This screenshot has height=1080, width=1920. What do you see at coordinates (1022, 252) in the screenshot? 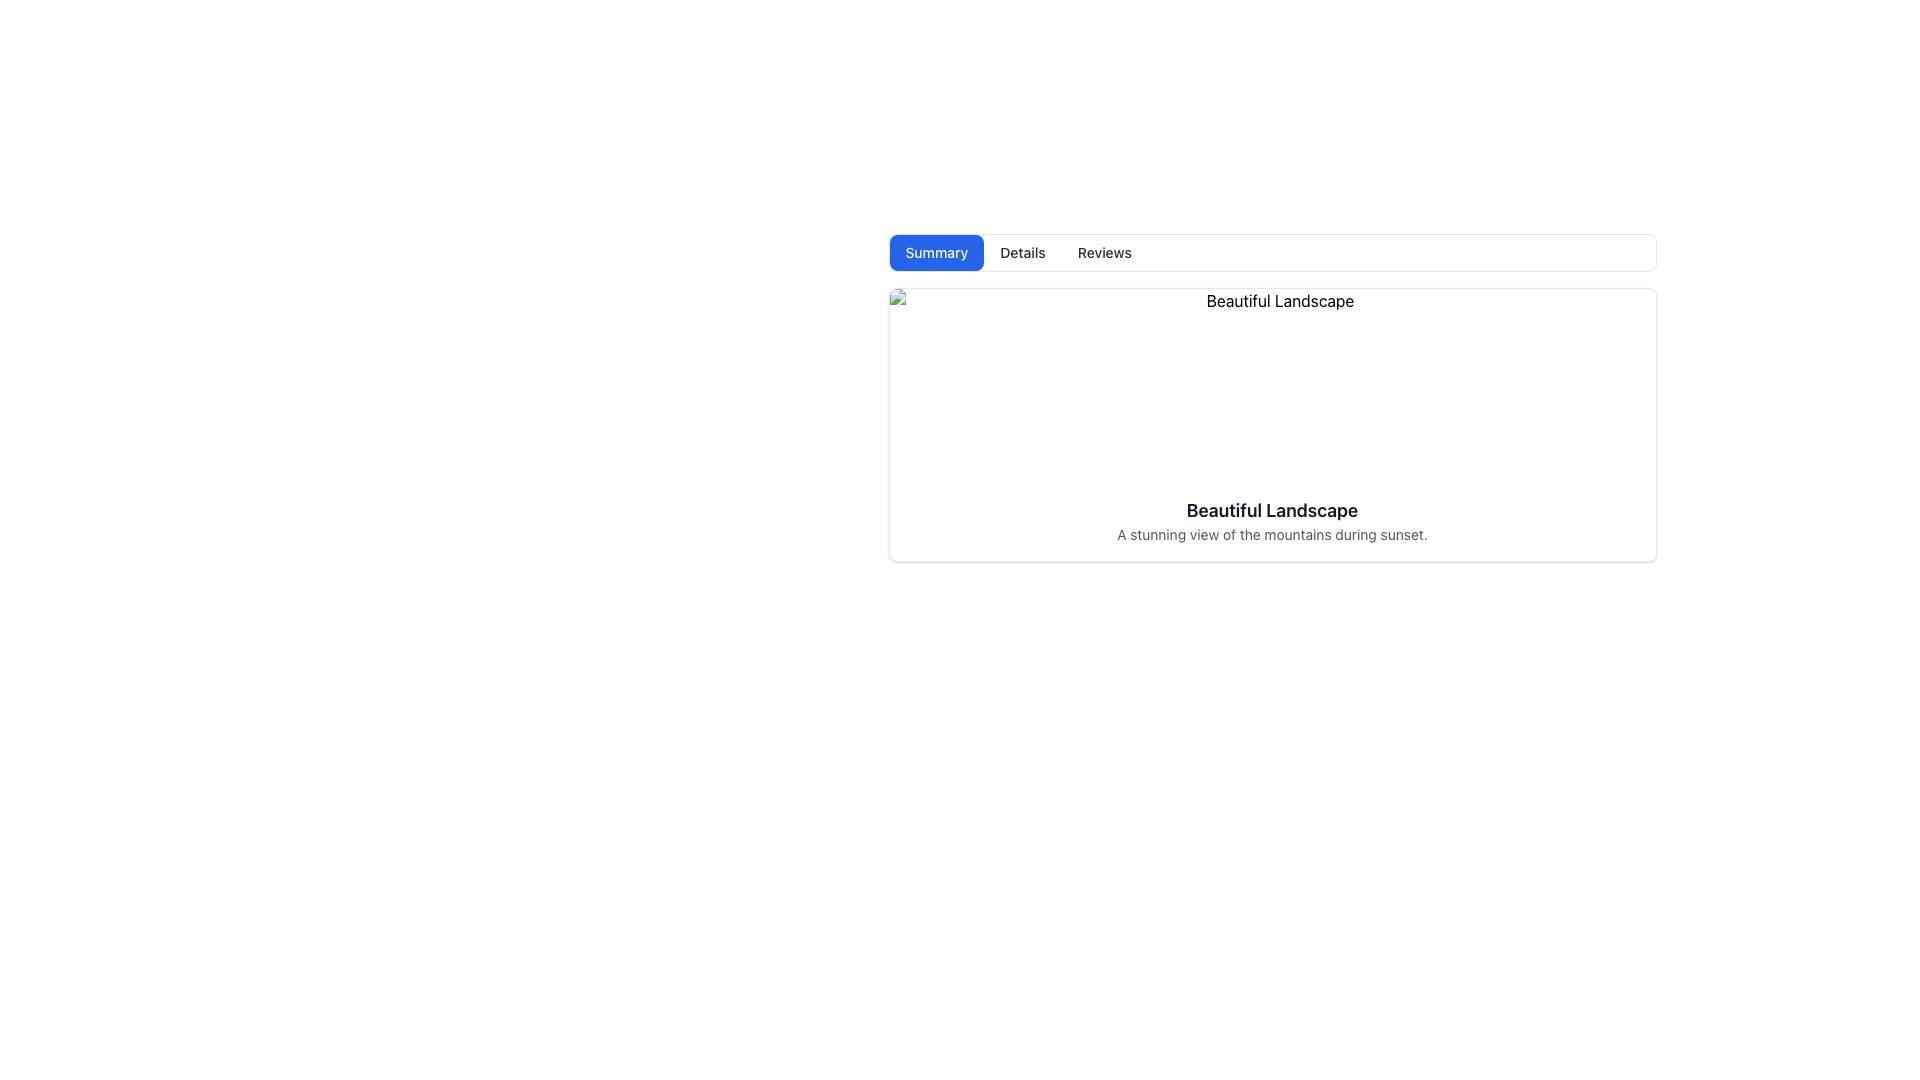
I see `the 'Details' button, which has a white background, rounded edges, and dark gray text` at bounding box center [1022, 252].